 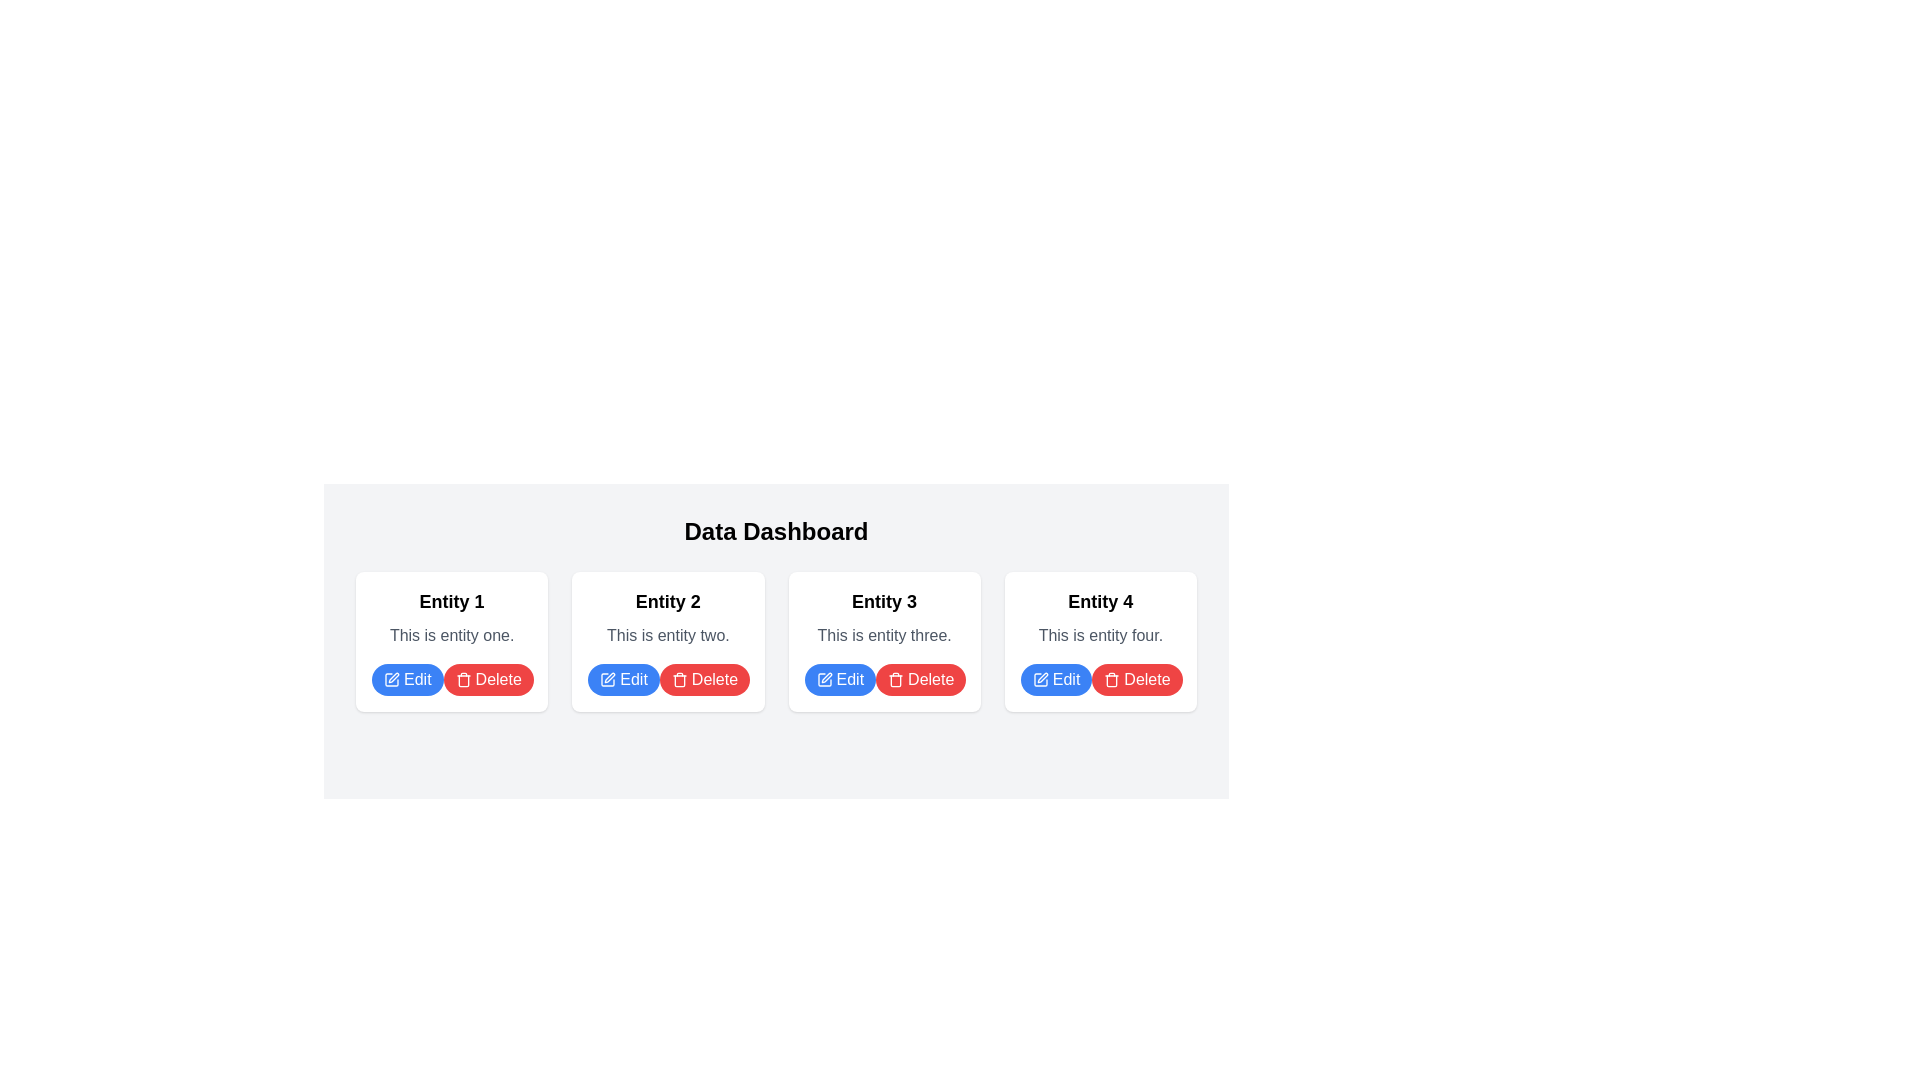 I want to click on the blue outline pen icon located on the left side of the 'Edit' text label within the pill-shaped blue button, so click(x=392, y=678).